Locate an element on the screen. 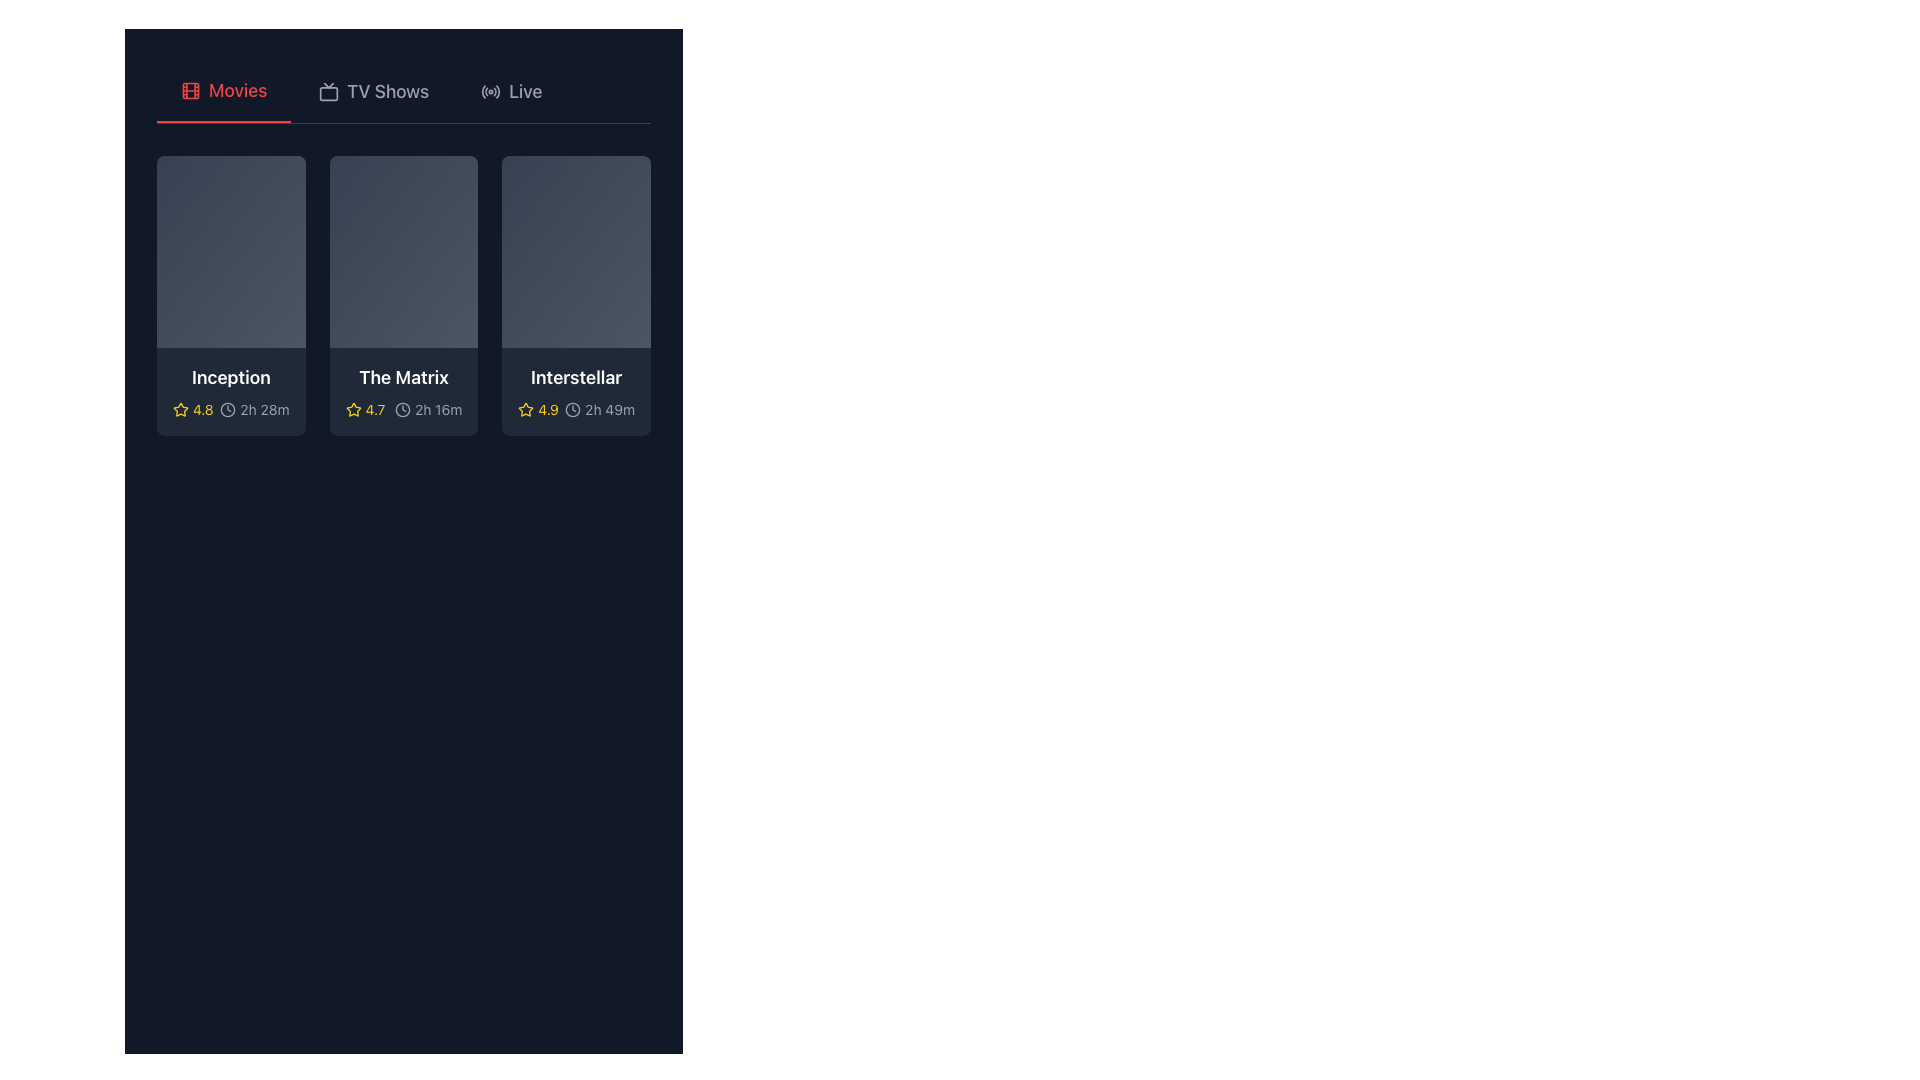  the circular radio icon located within the 'Live' navigation tab, which features a concentric circles design styled as an outline is located at coordinates (491, 92).